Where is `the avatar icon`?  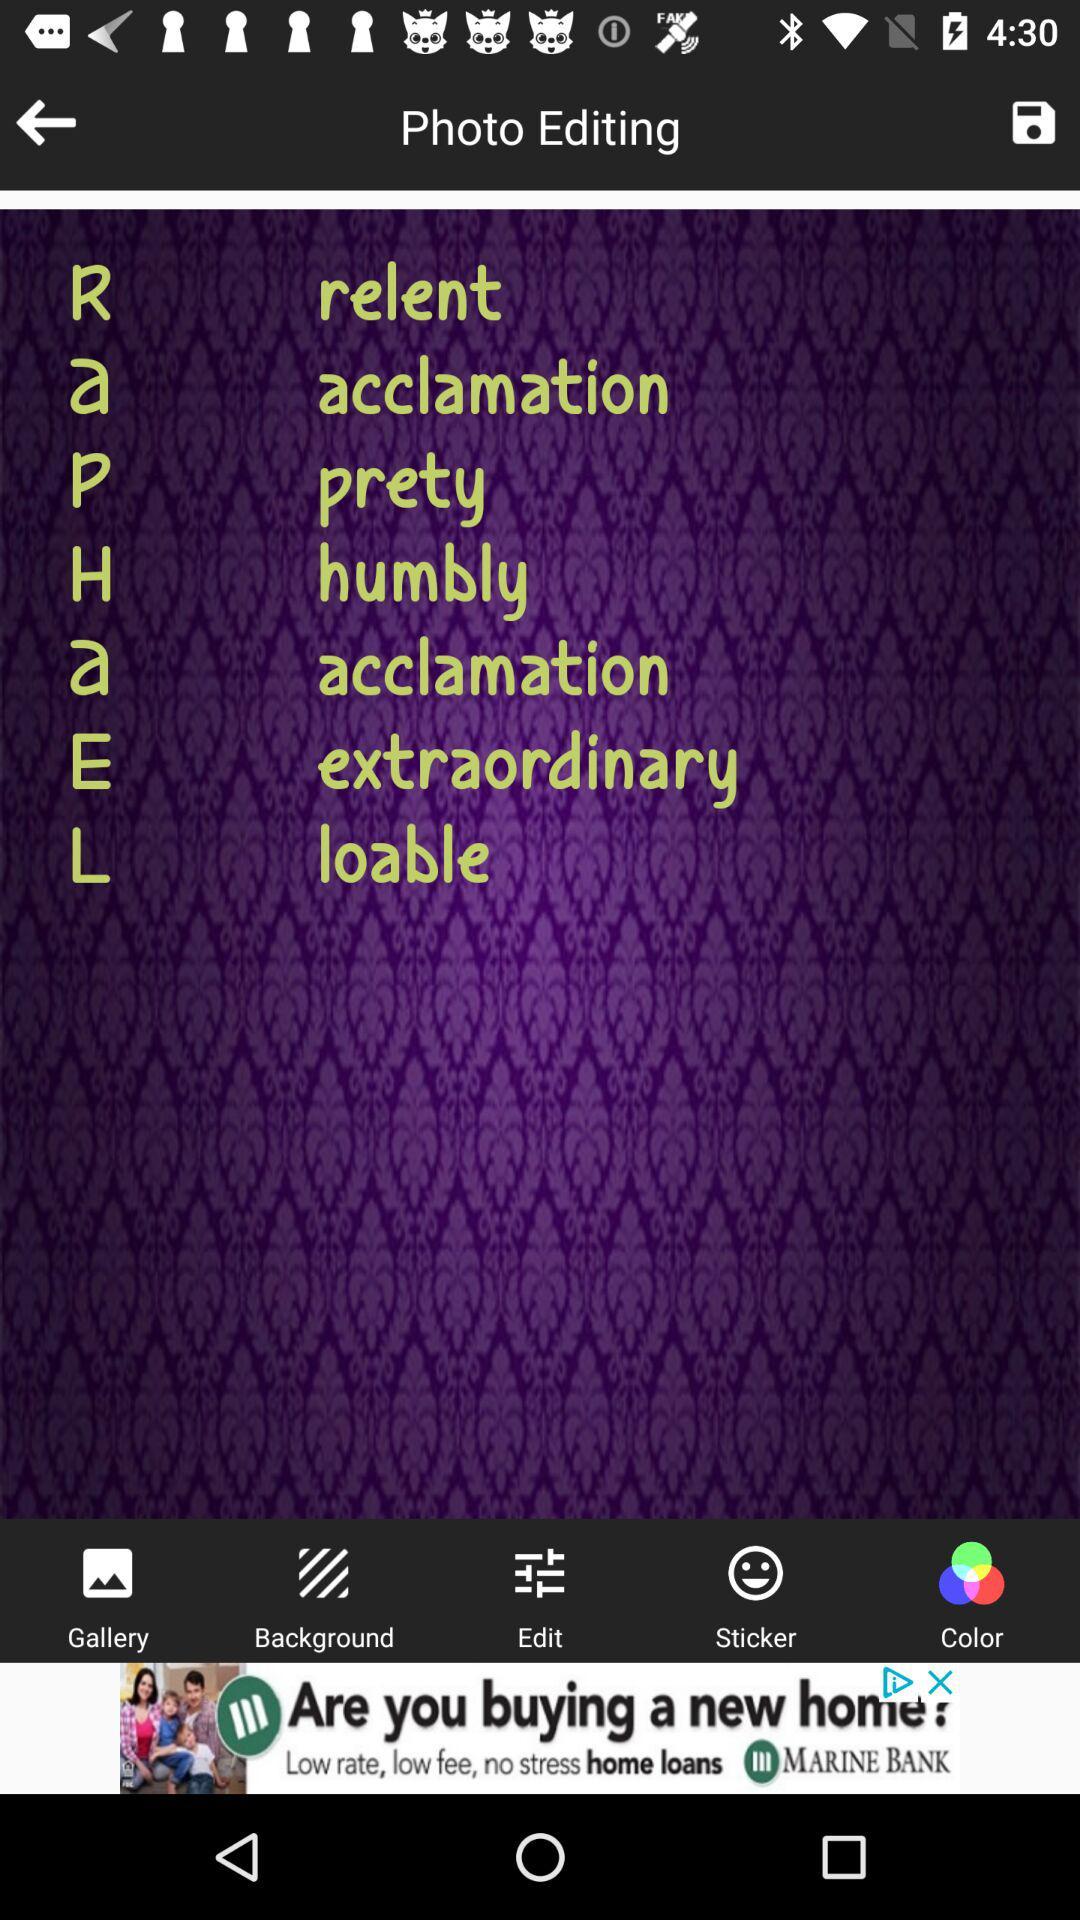
the avatar icon is located at coordinates (970, 1572).